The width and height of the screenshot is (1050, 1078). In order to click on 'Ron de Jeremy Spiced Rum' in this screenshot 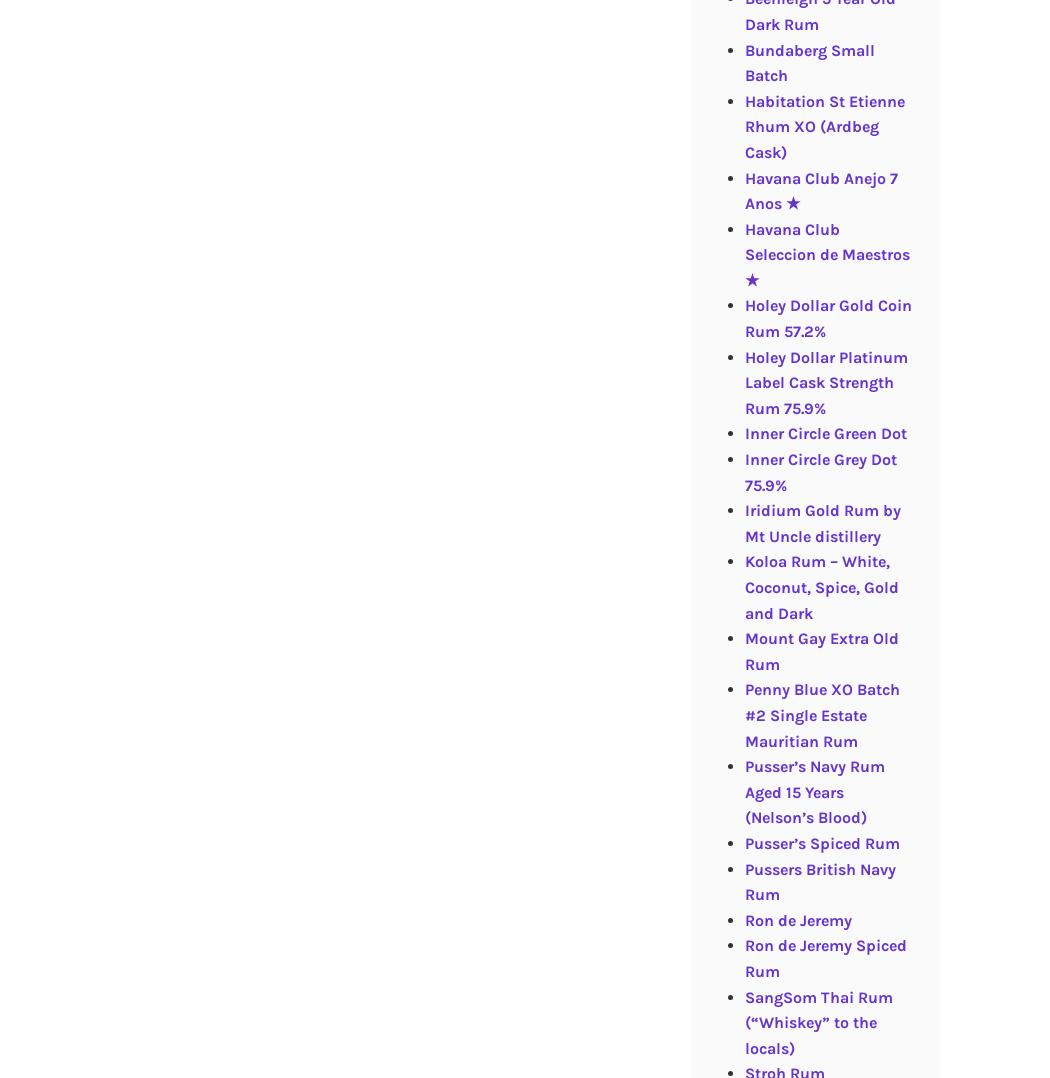, I will do `click(823, 957)`.